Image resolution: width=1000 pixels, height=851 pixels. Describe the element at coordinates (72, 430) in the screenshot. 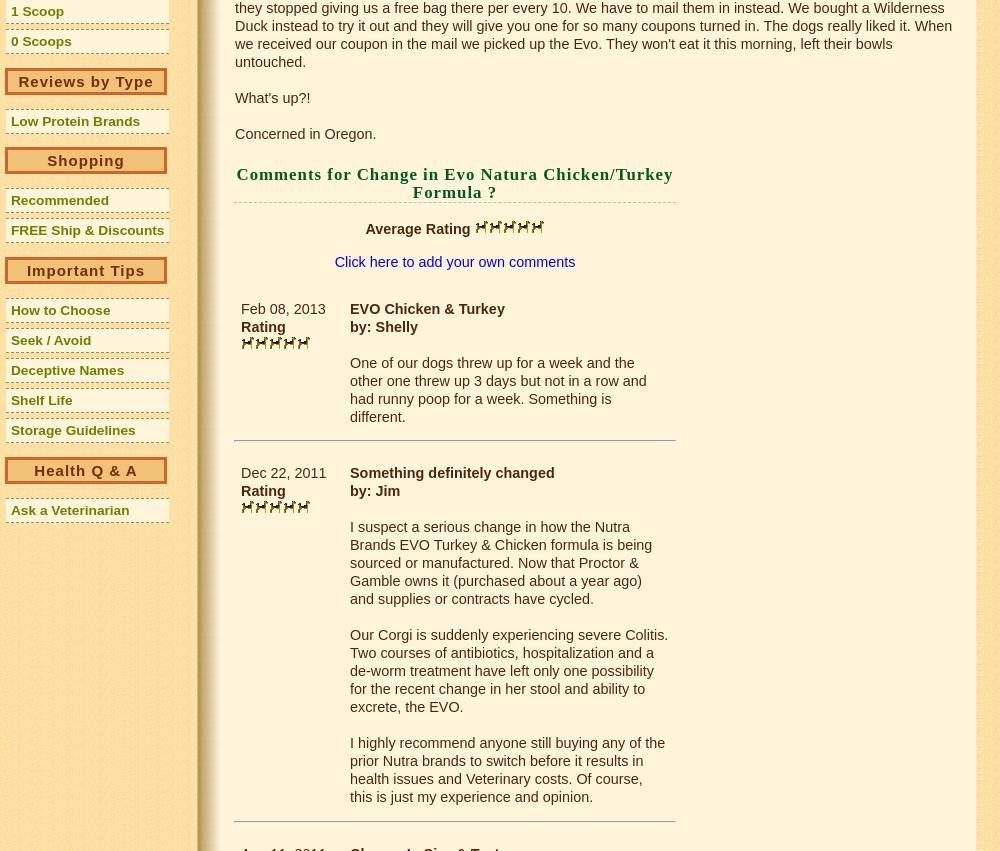

I see `'Storage Guidelines'` at that location.